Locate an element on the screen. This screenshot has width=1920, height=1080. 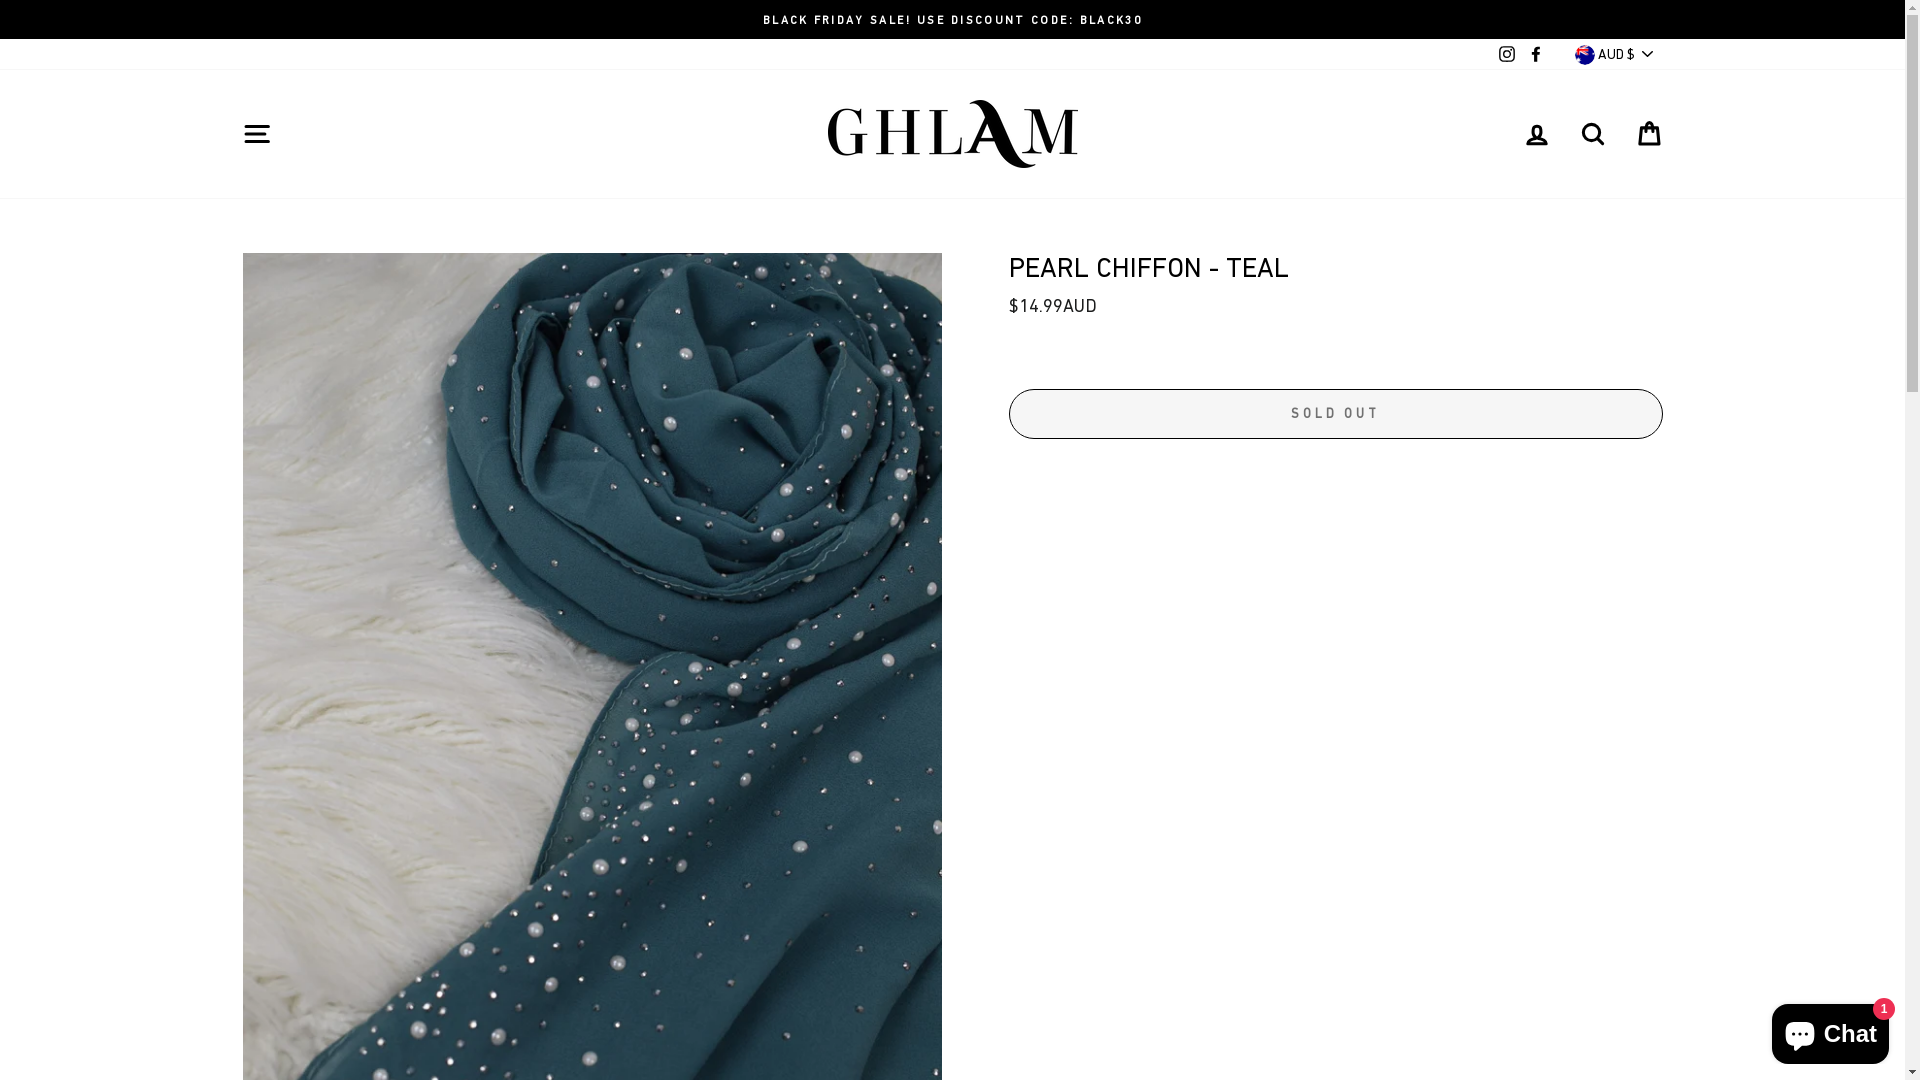
'SEARCH' is located at coordinates (1591, 133).